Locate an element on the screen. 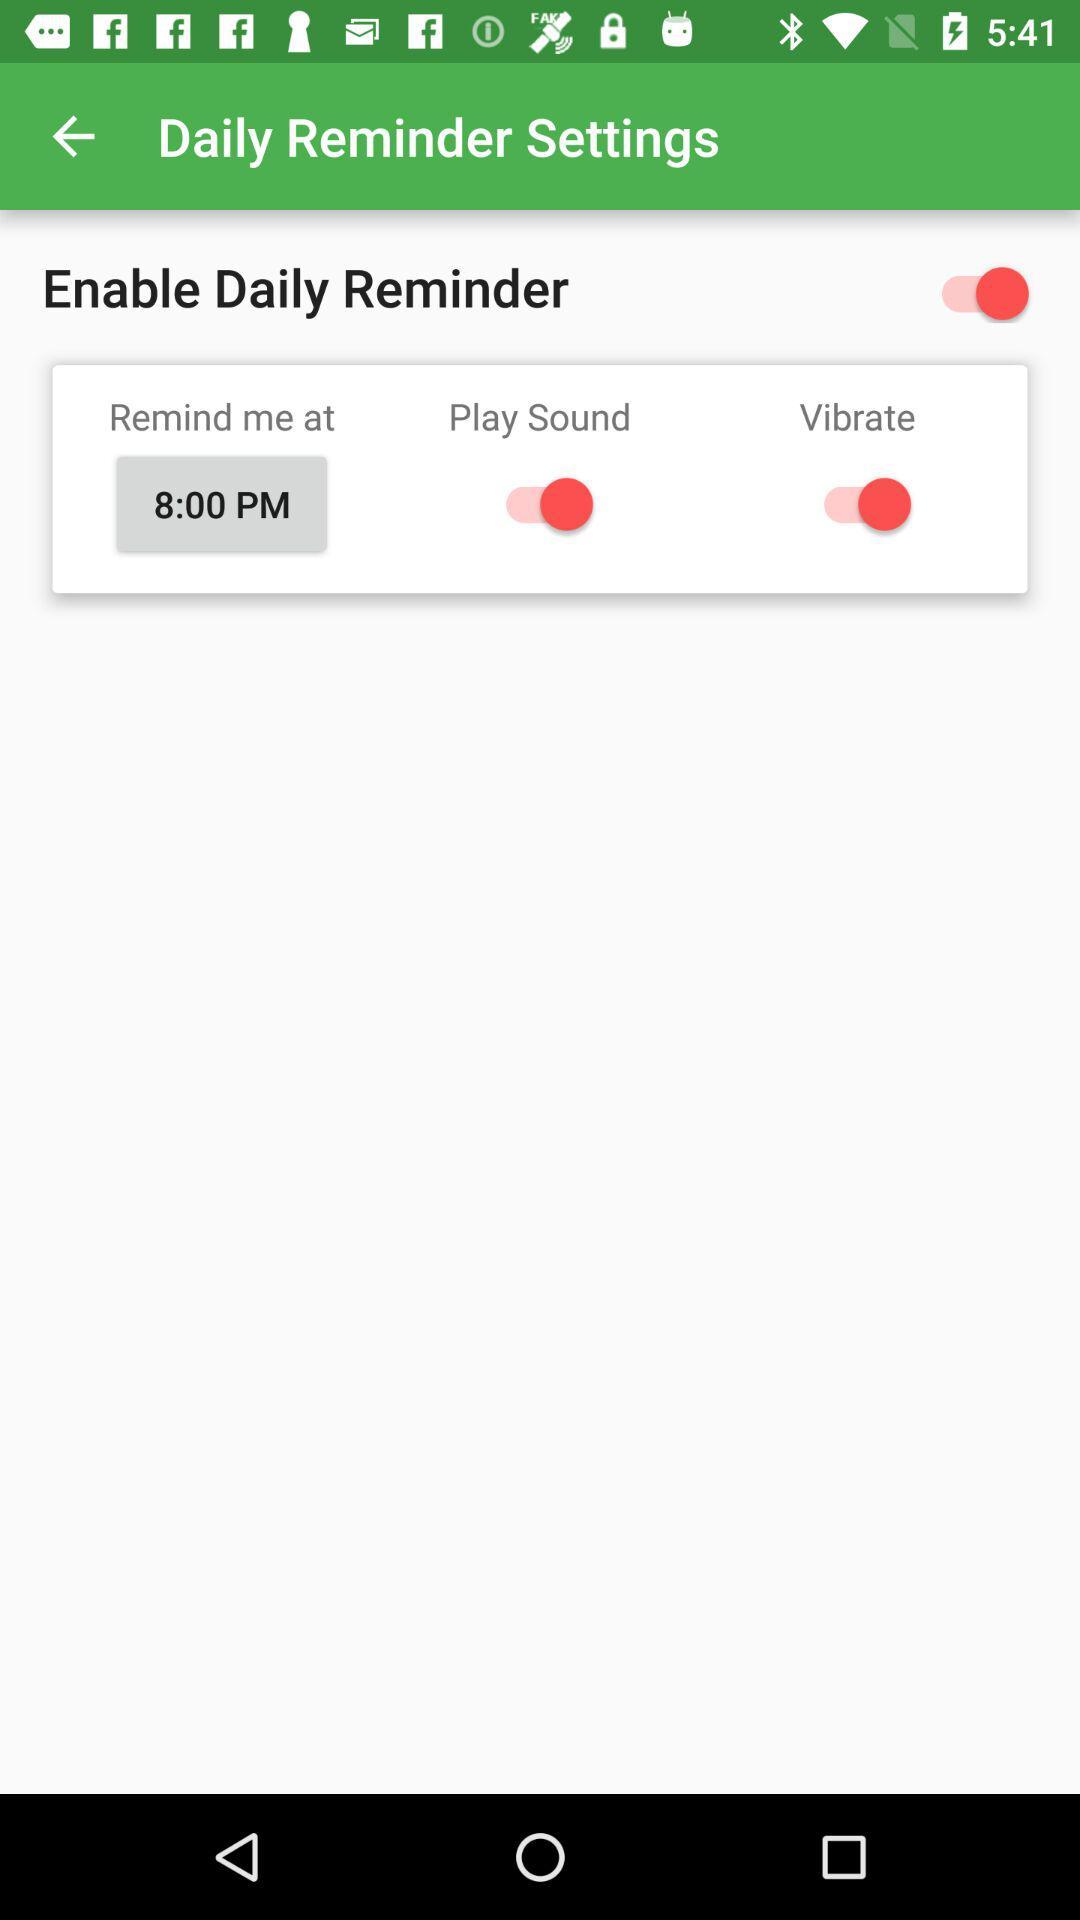 The height and width of the screenshot is (1920, 1080). the 8:00 pm icon is located at coordinates (222, 504).